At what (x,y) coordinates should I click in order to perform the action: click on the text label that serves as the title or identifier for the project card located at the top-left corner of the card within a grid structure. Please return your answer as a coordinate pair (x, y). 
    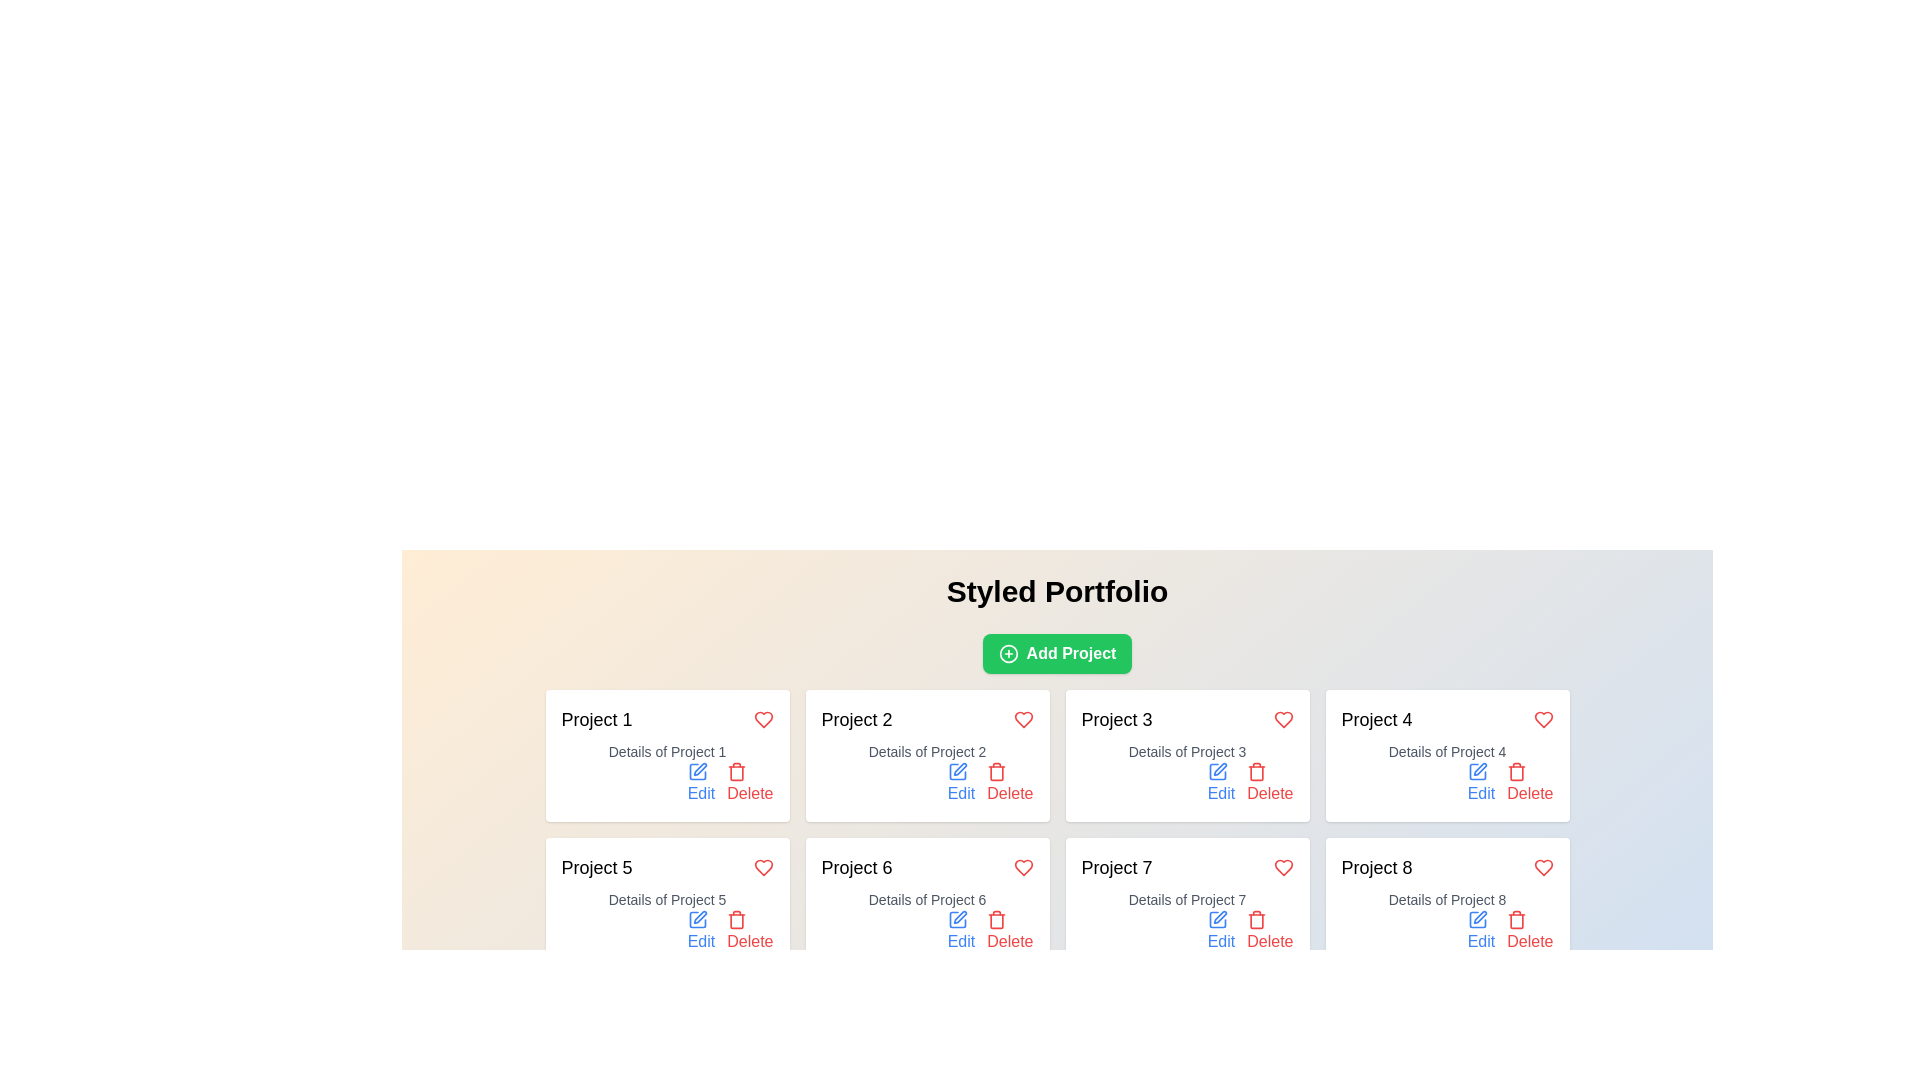
    Looking at the image, I should click on (595, 720).